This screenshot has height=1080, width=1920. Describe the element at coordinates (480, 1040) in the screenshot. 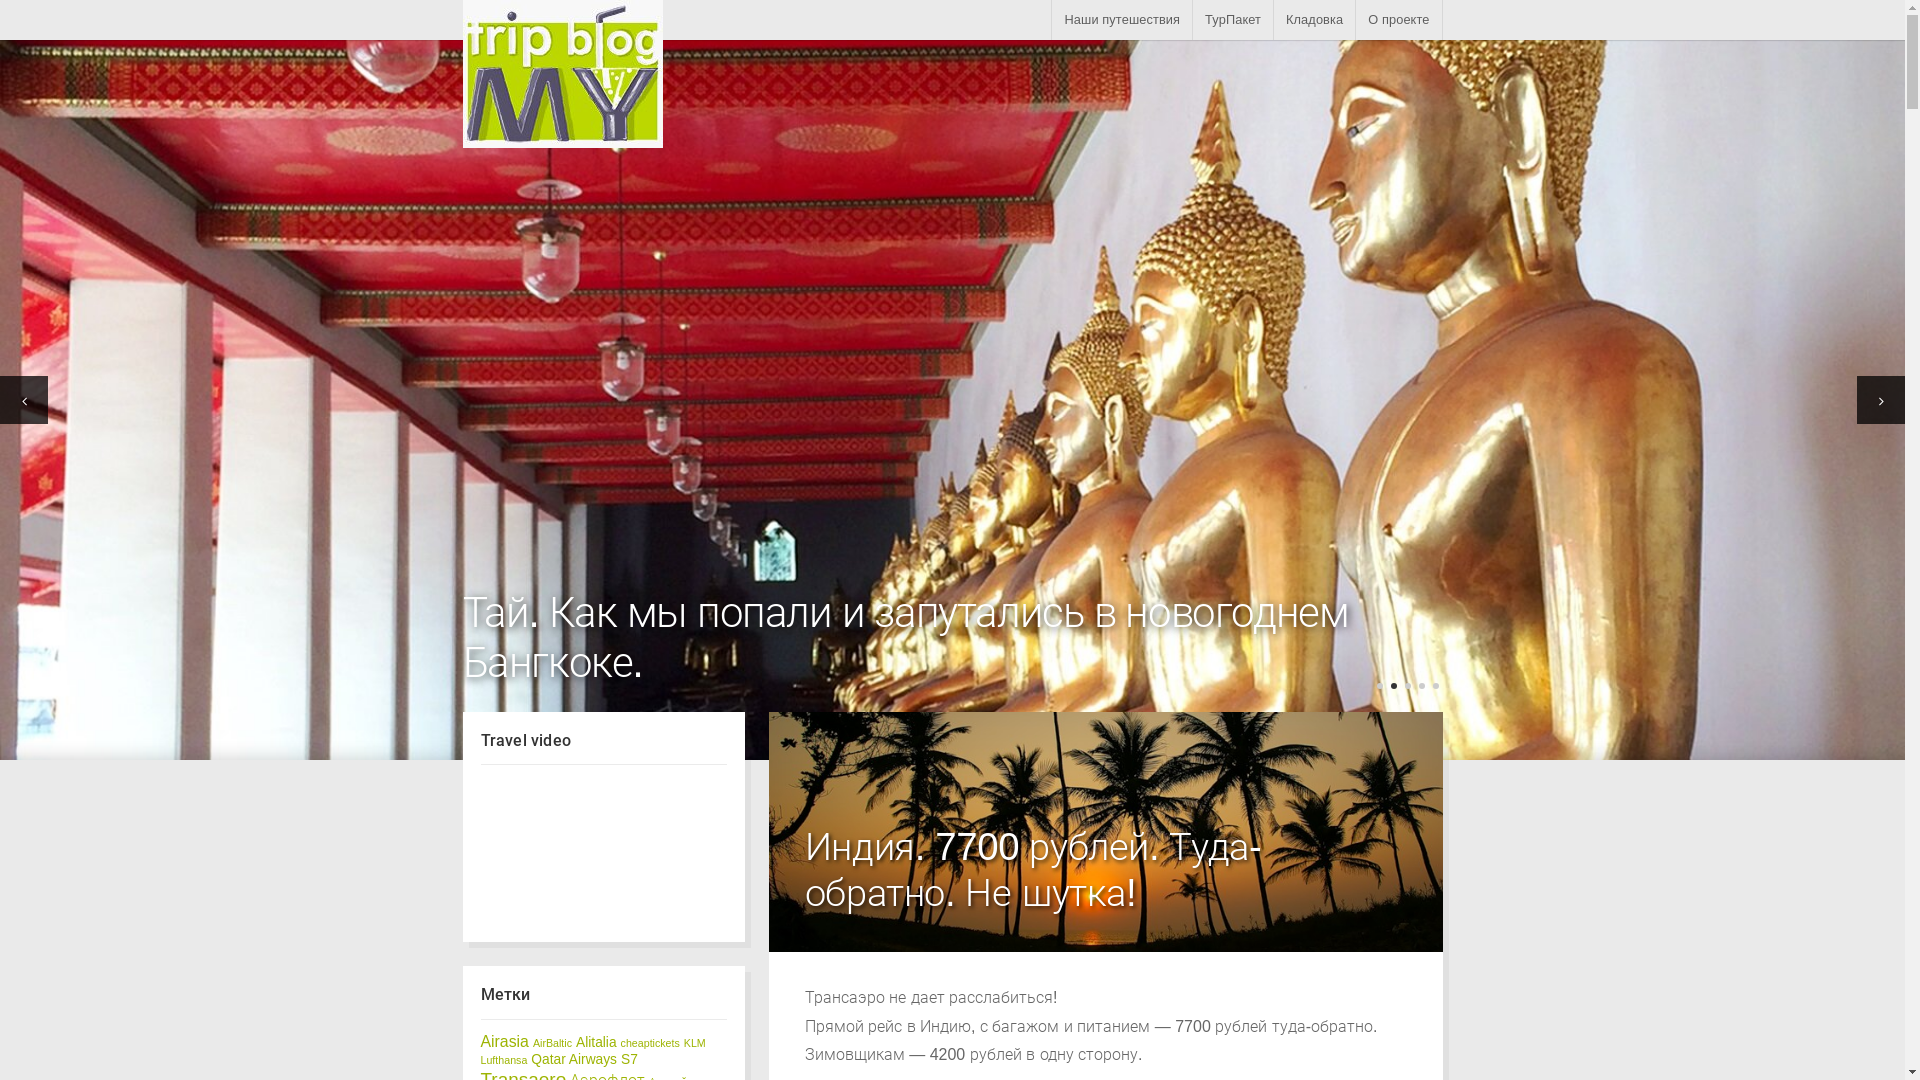

I see `'Airasia'` at that location.